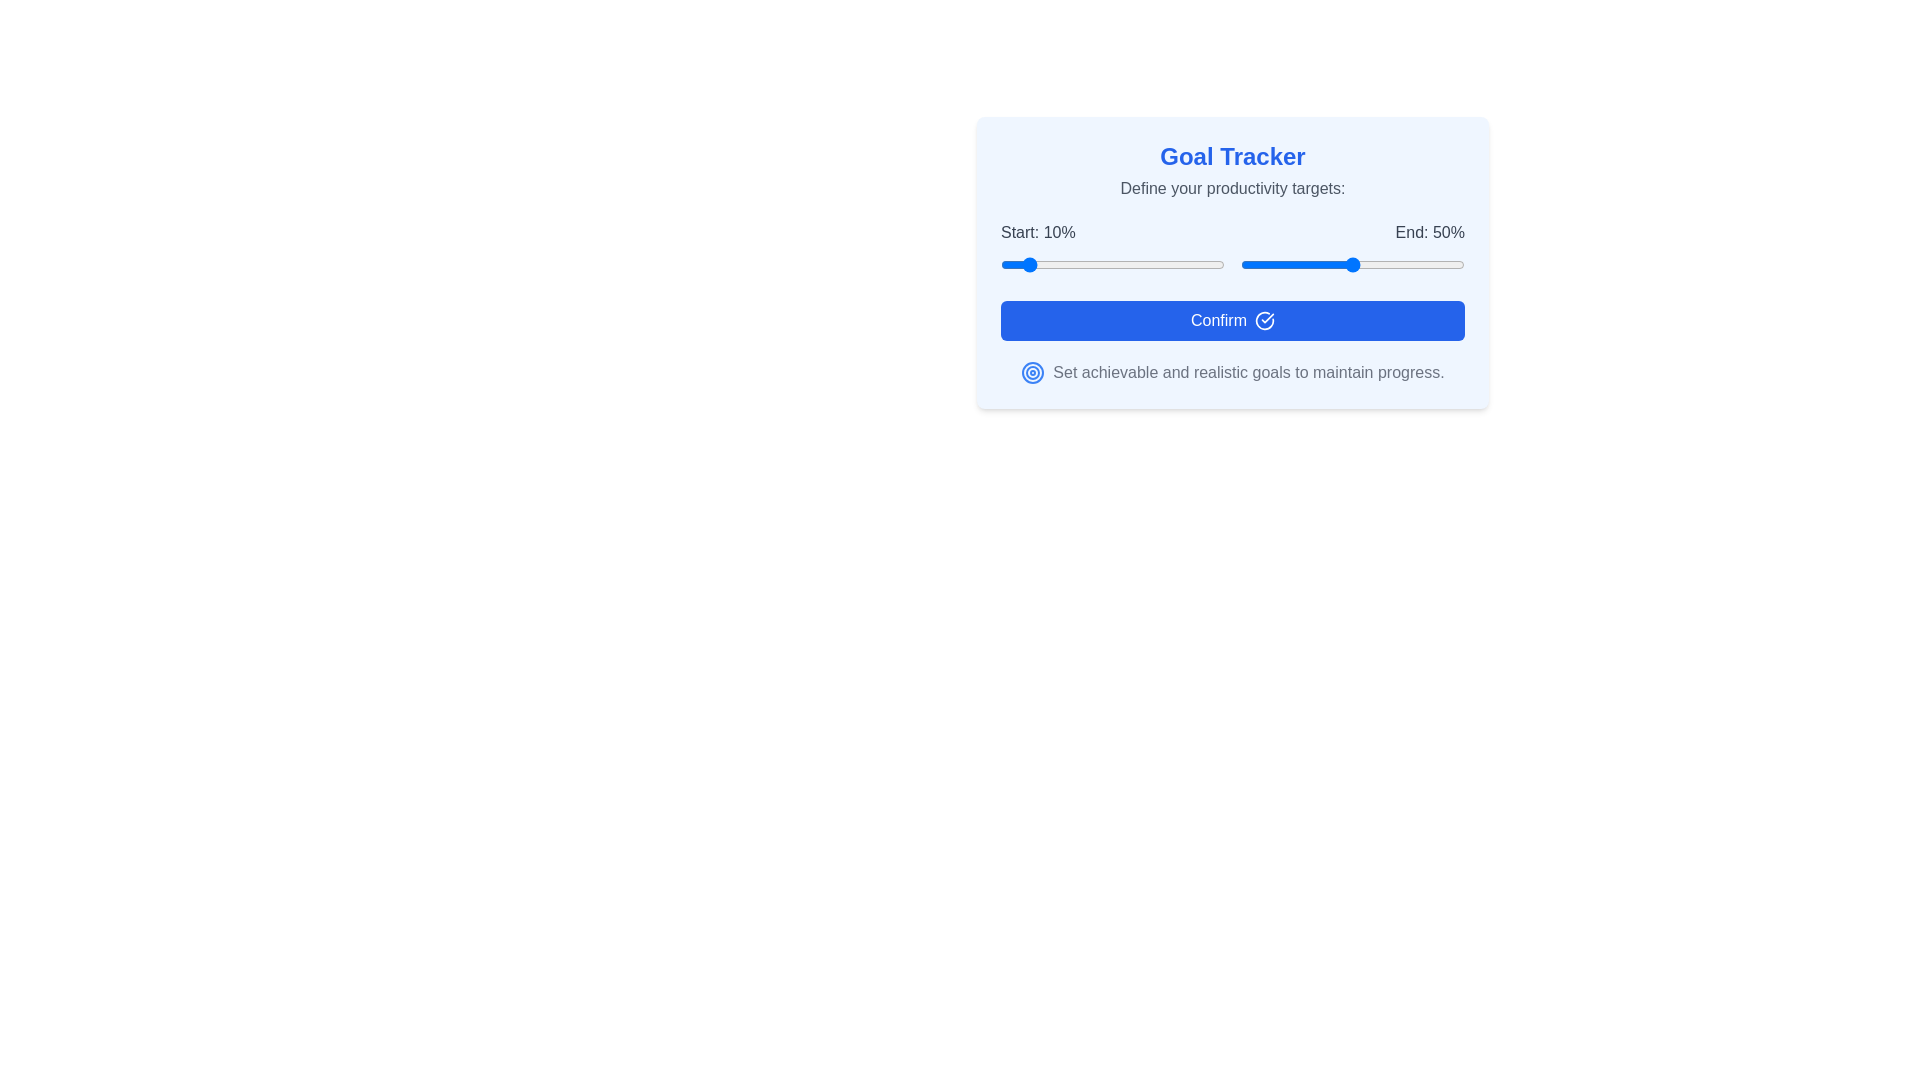 The width and height of the screenshot is (1920, 1080). Describe the element at coordinates (1332, 264) in the screenshot. I see `the slider` at that location.